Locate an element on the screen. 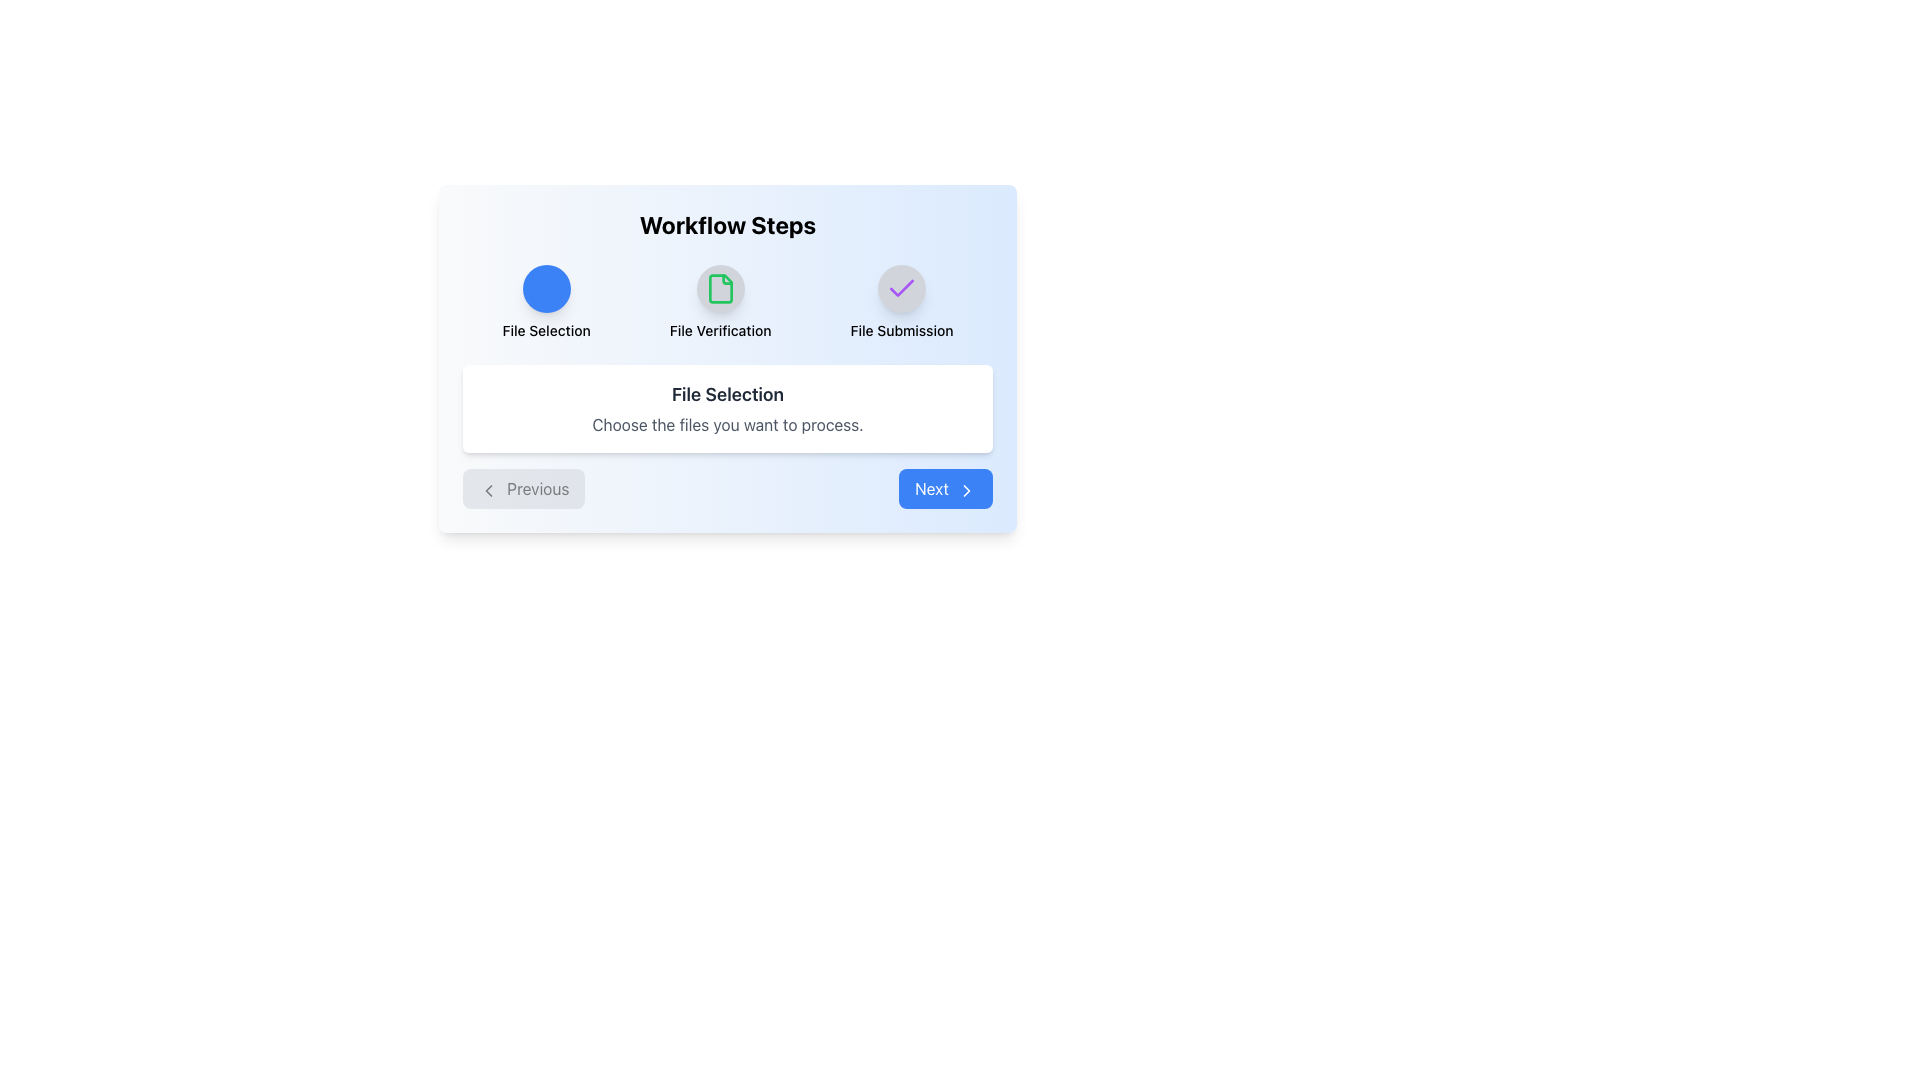  the directional indicator SVG icon located on the far right side of the 'Next' button within the 'Workflow Steps' section is located at coordinates (966, 489).